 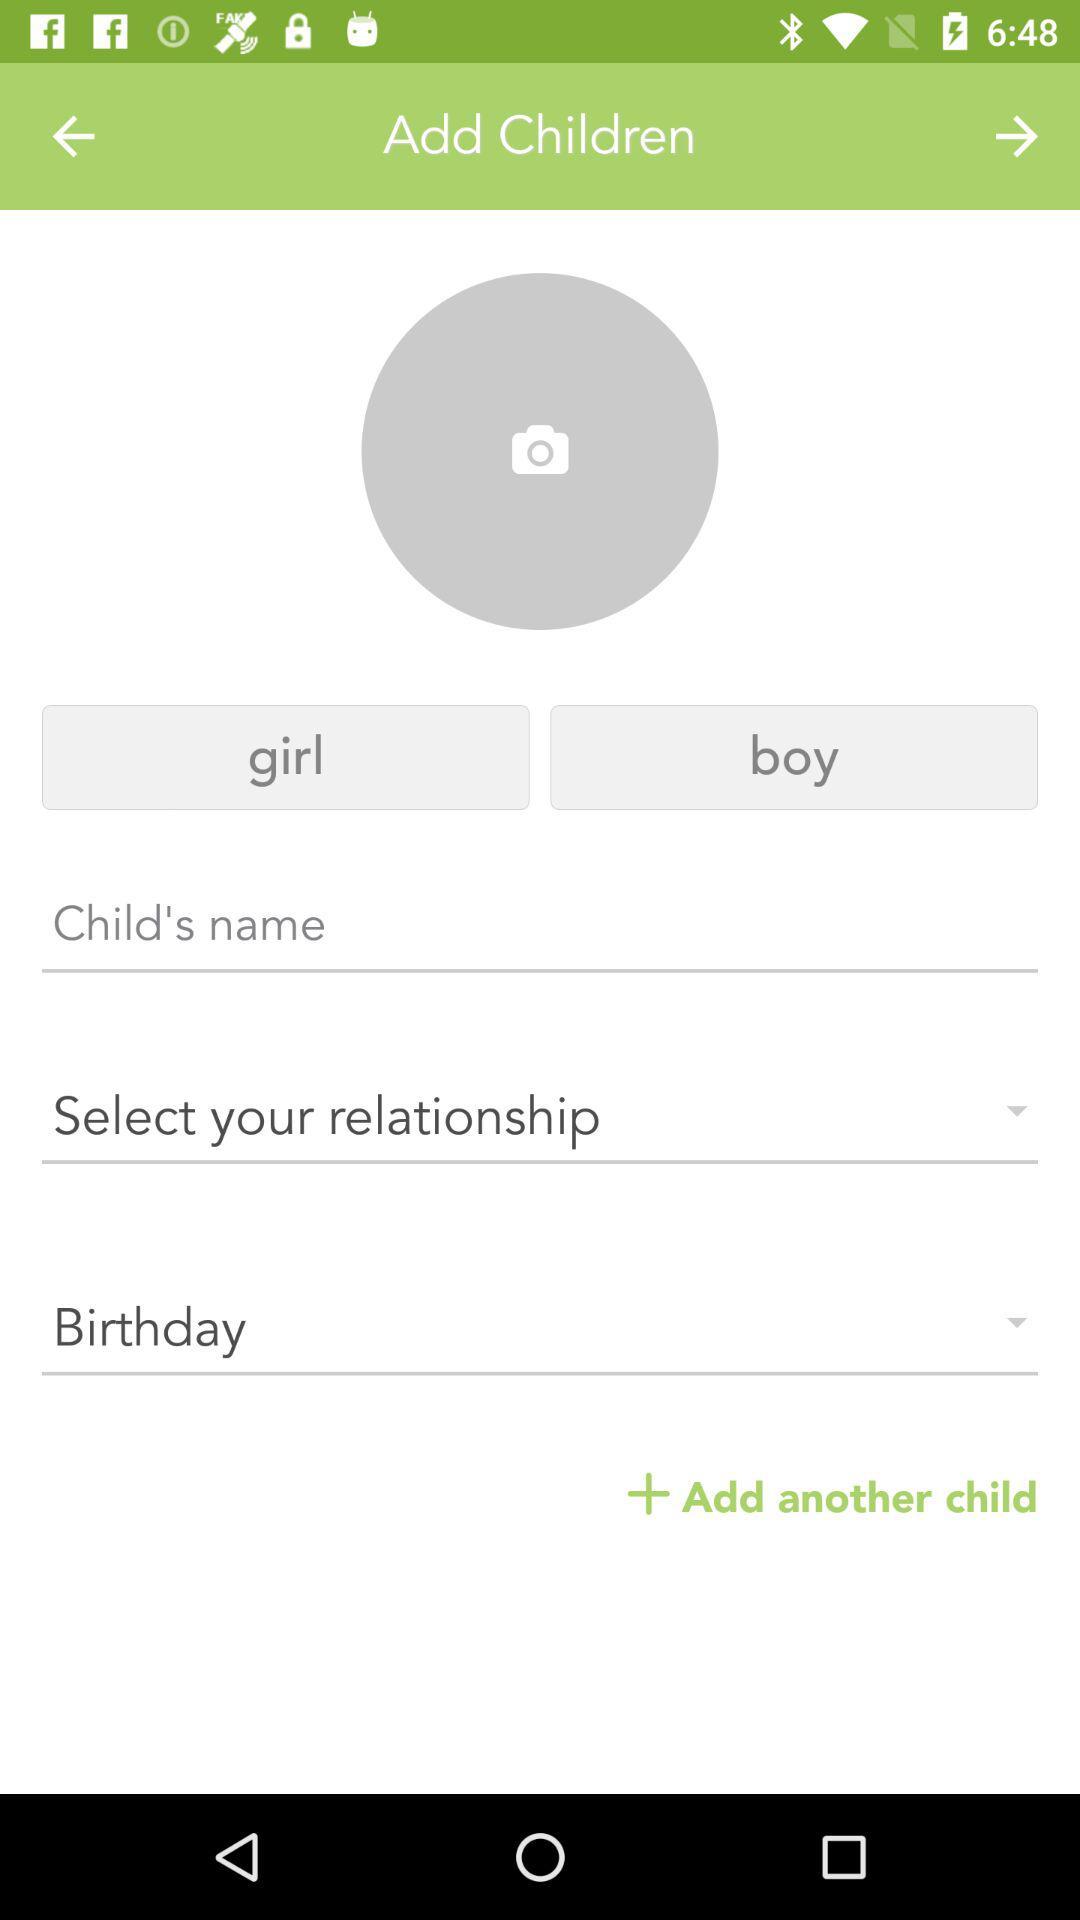 What do you see at coordinates (72, 135) in the screenshot?
I see `icon to the left of add children icon` at bounding box center [72, 135].